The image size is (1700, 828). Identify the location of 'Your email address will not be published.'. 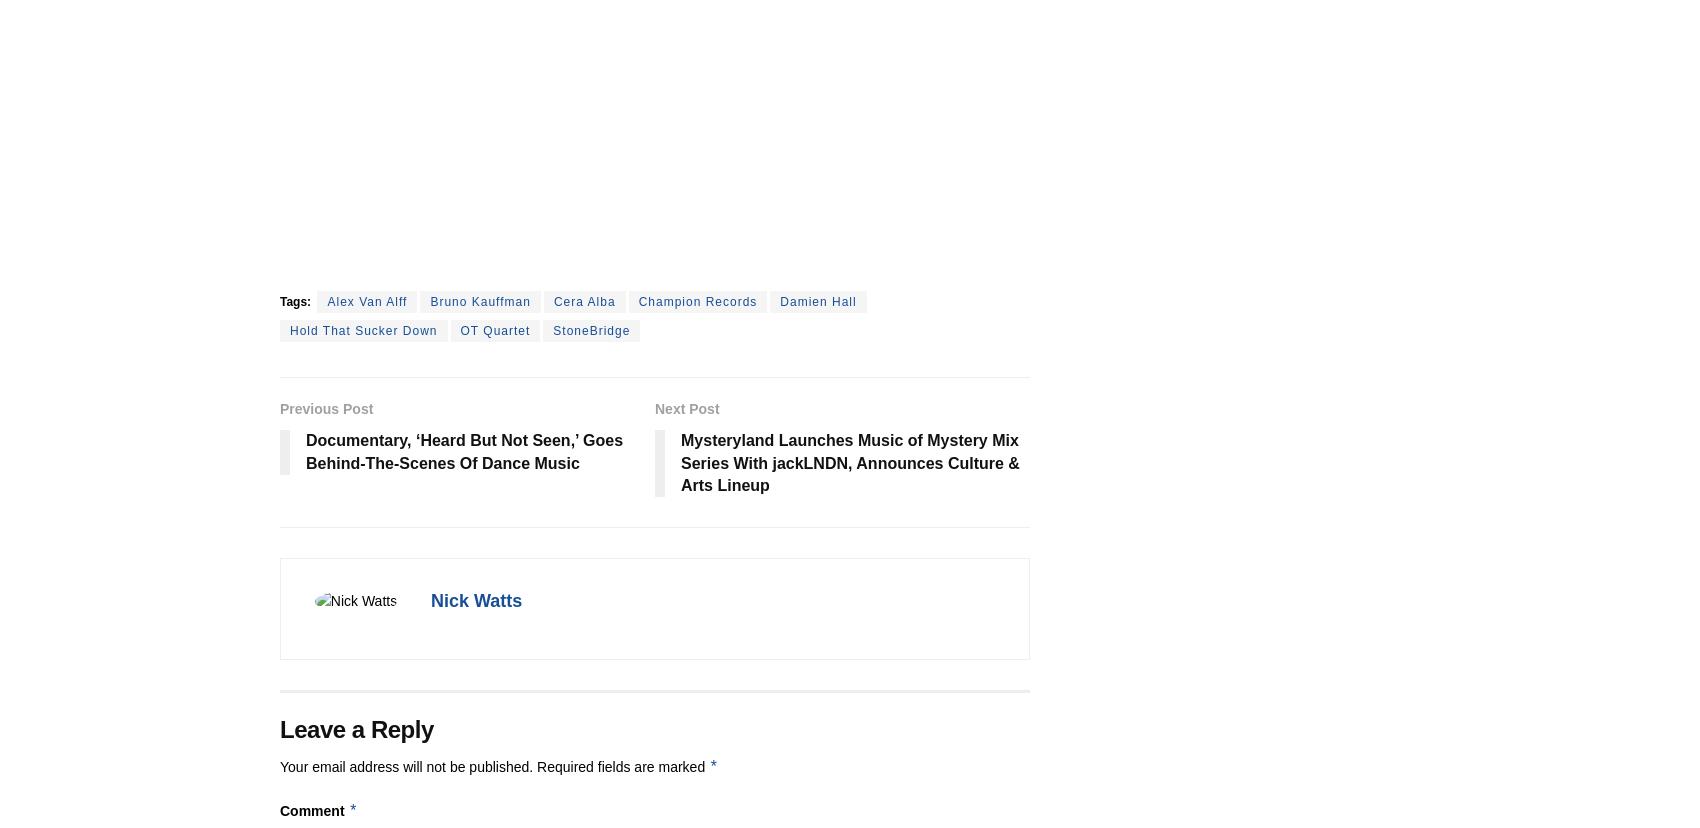
(279, 766).